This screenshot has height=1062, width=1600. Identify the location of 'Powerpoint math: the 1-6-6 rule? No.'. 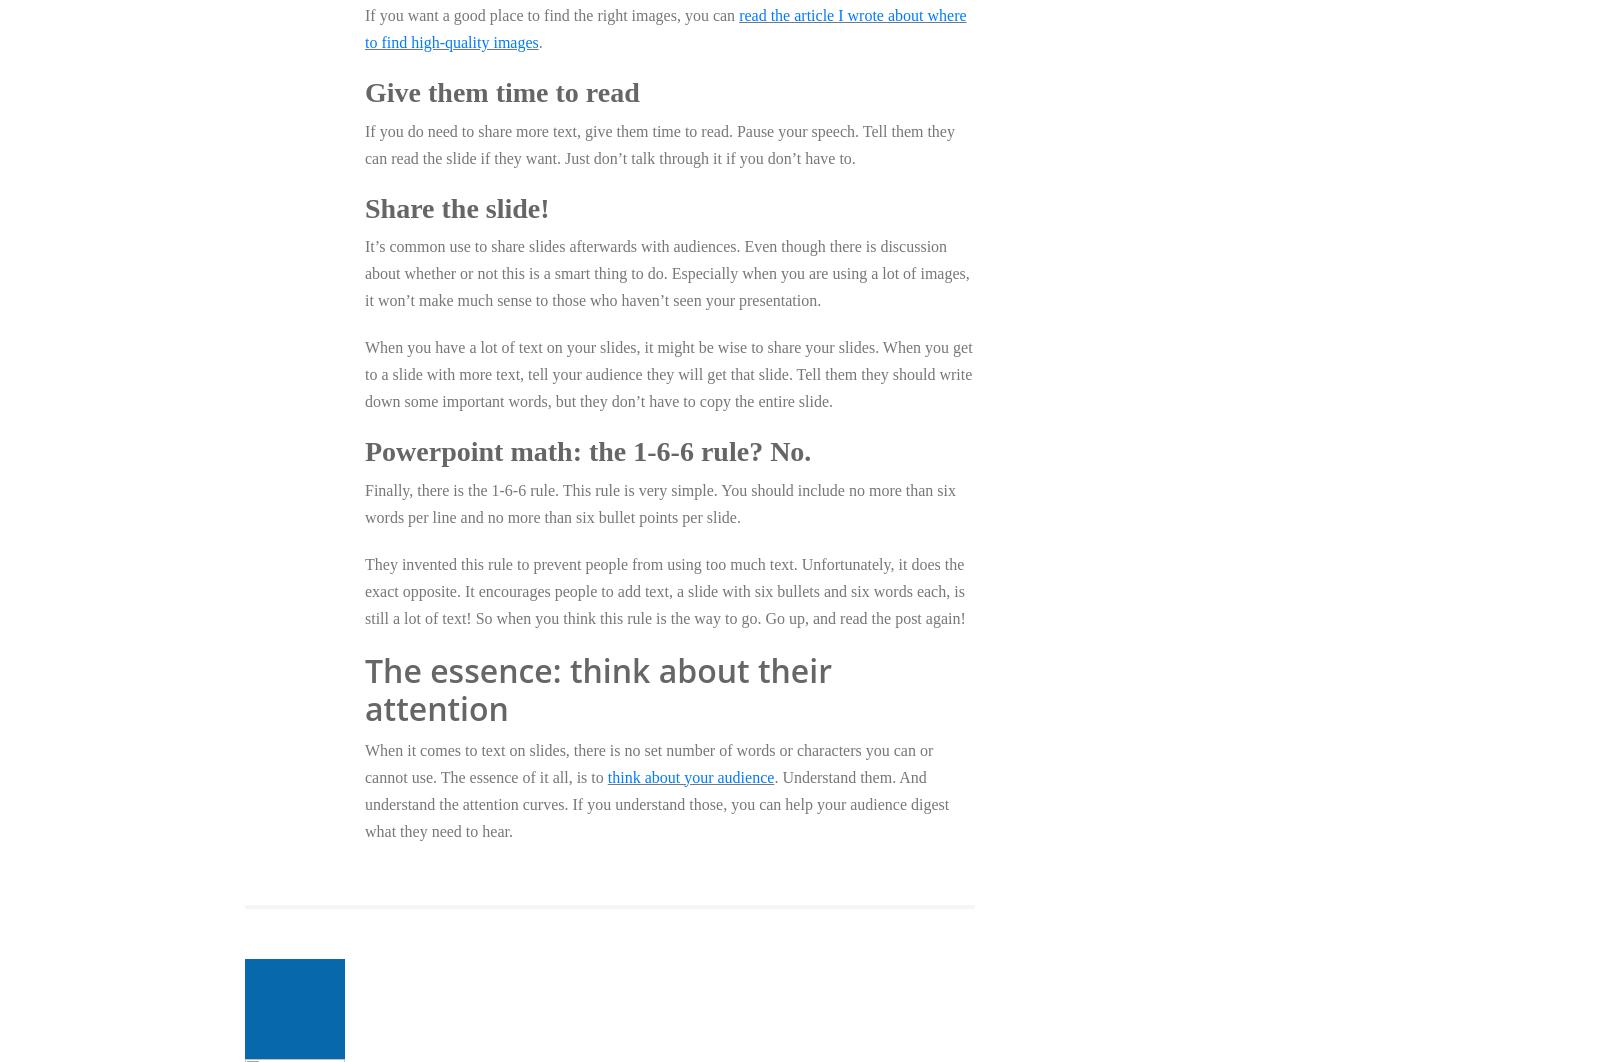
(587, 450).